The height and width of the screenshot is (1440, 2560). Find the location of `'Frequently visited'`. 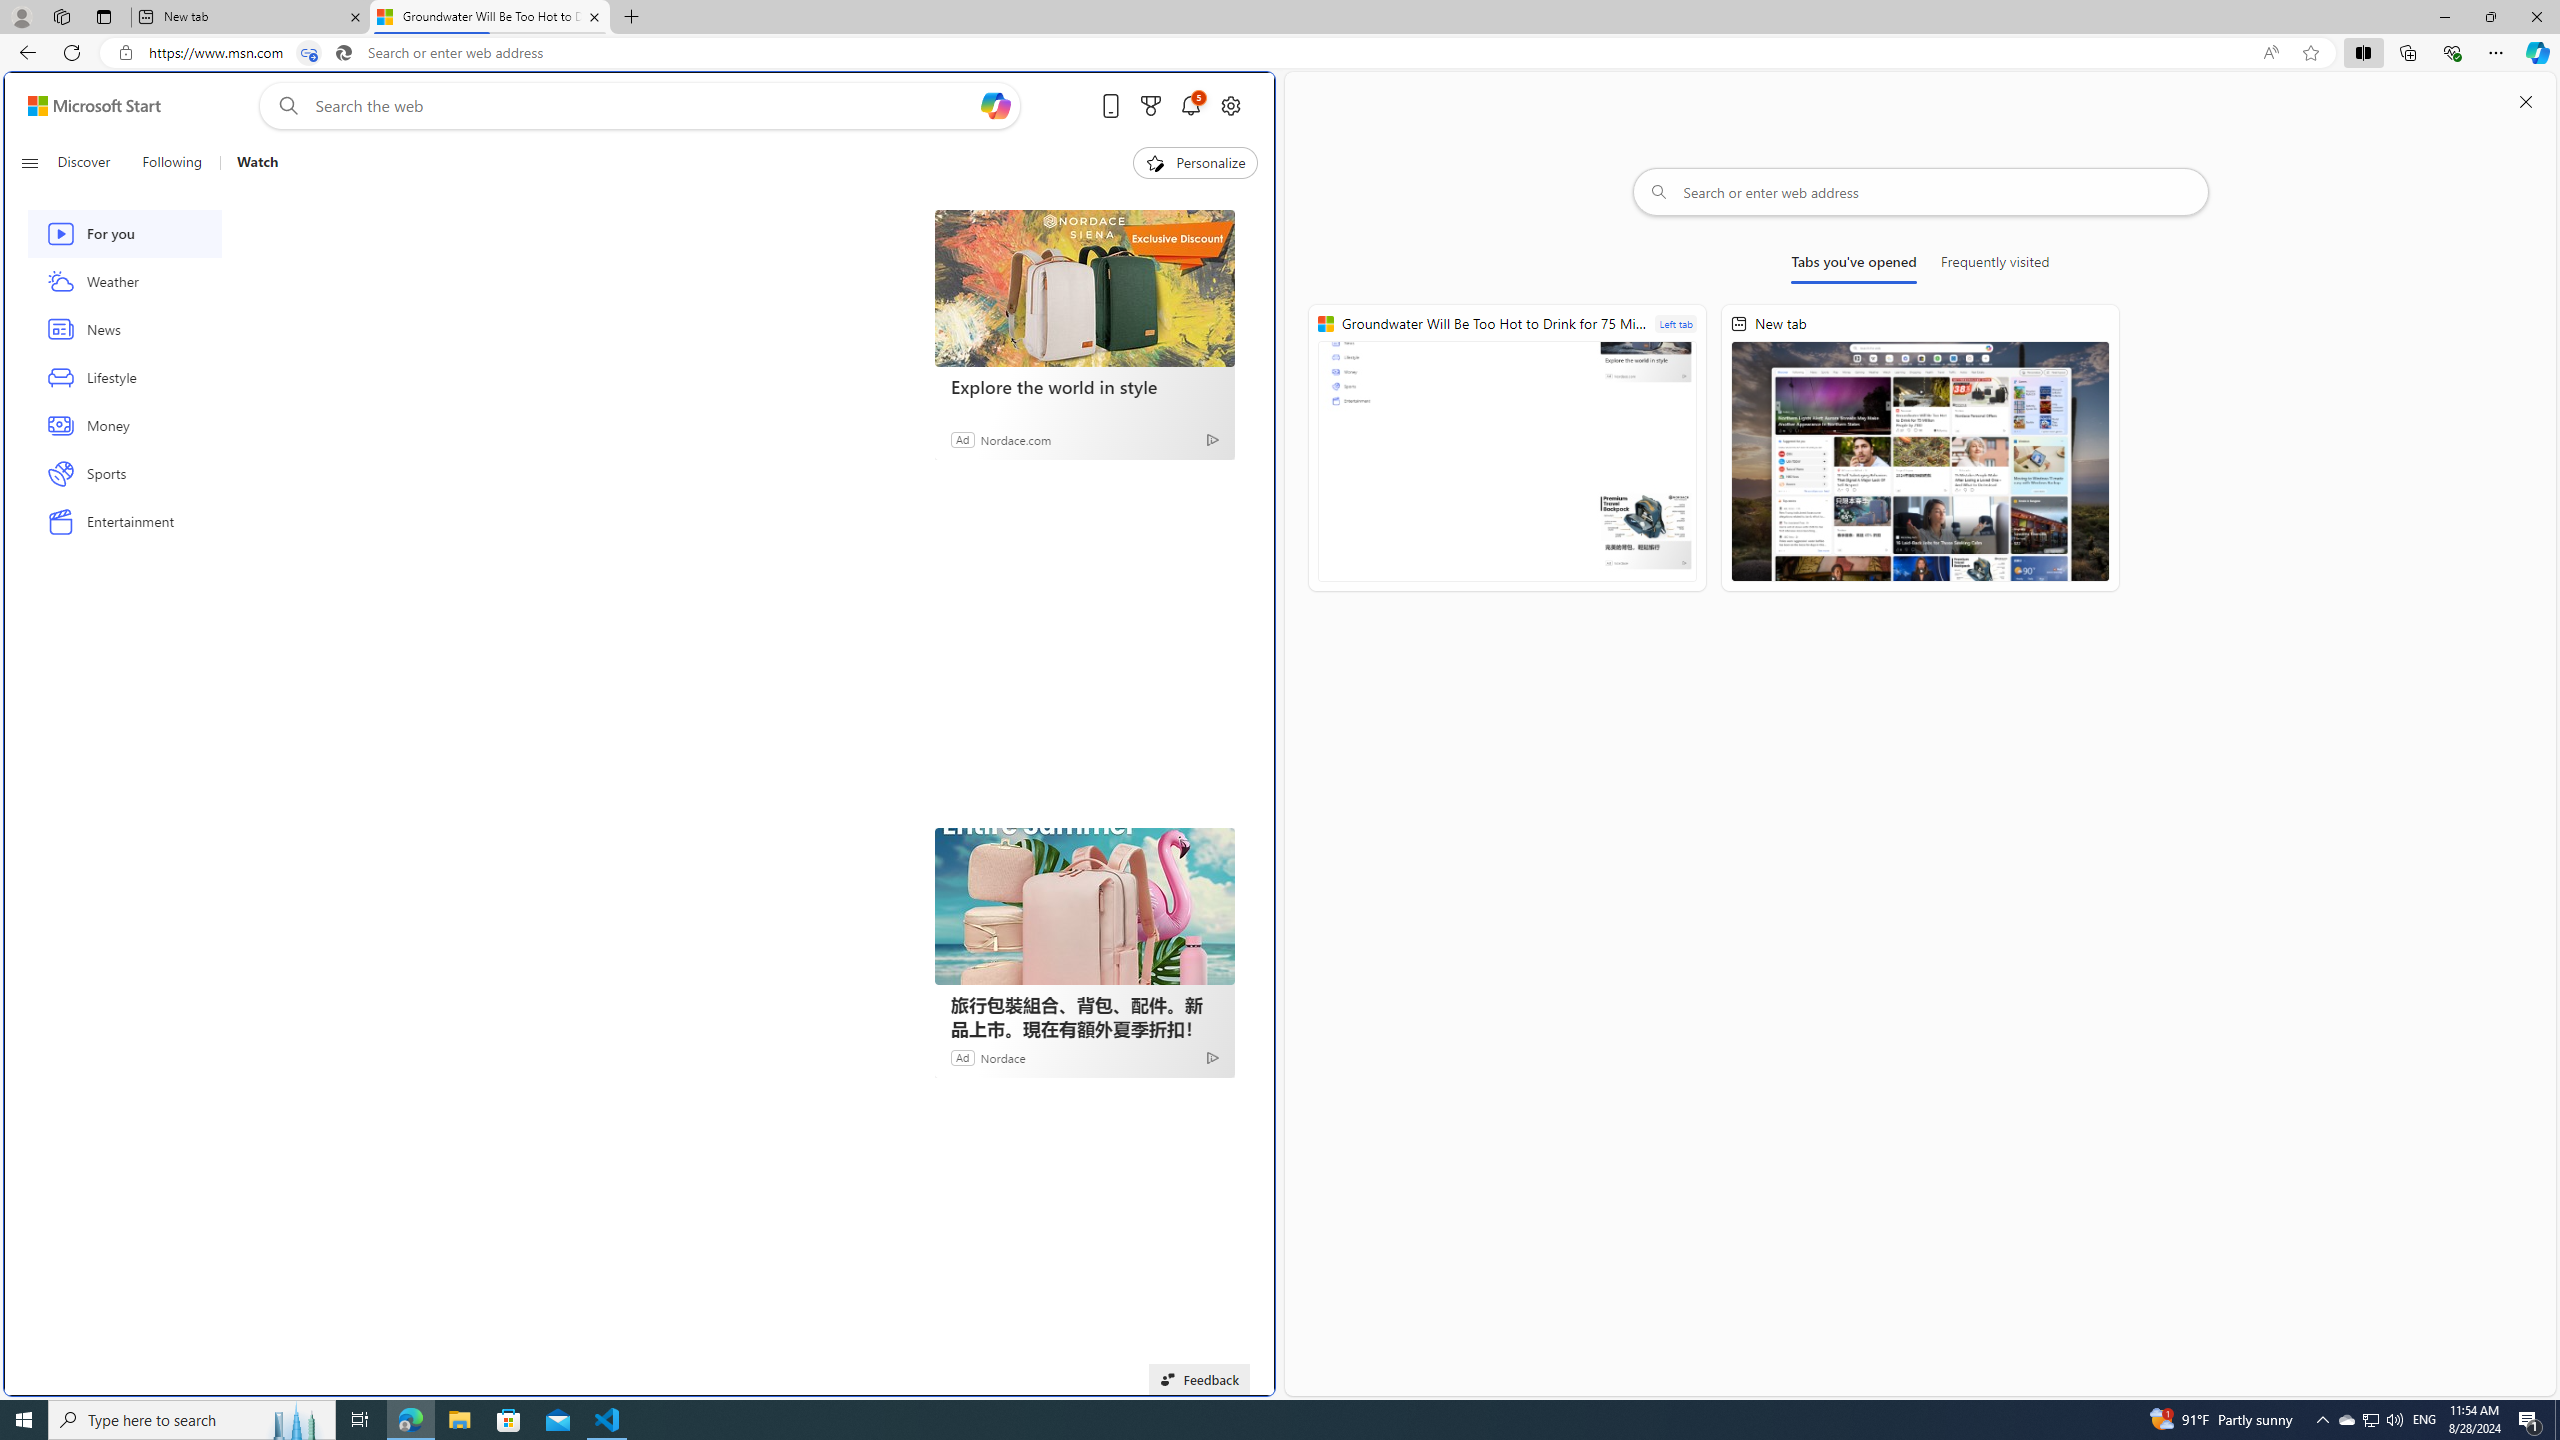

'Frequently visited' is located at coordinates (1994, 265).